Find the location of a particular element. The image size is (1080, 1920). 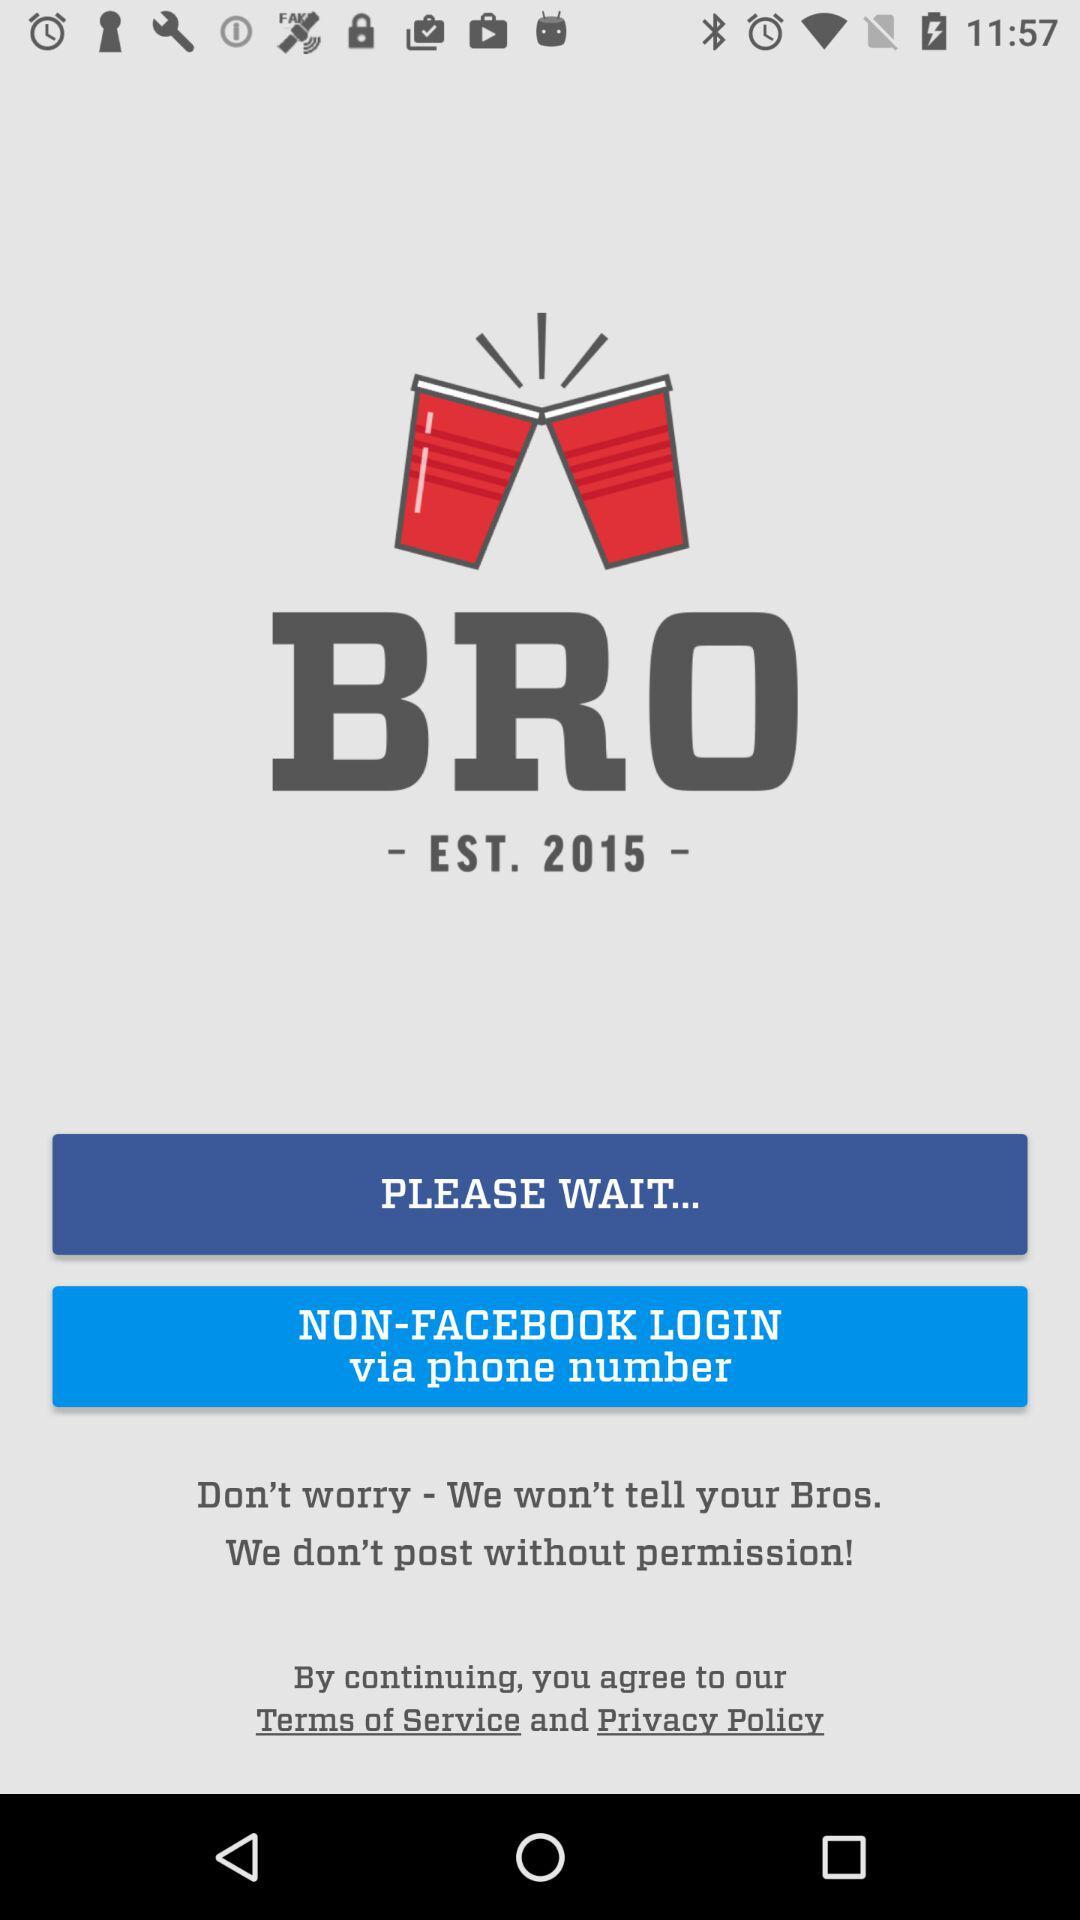

the icon next to the  and is located at coordinates (388, 1719).